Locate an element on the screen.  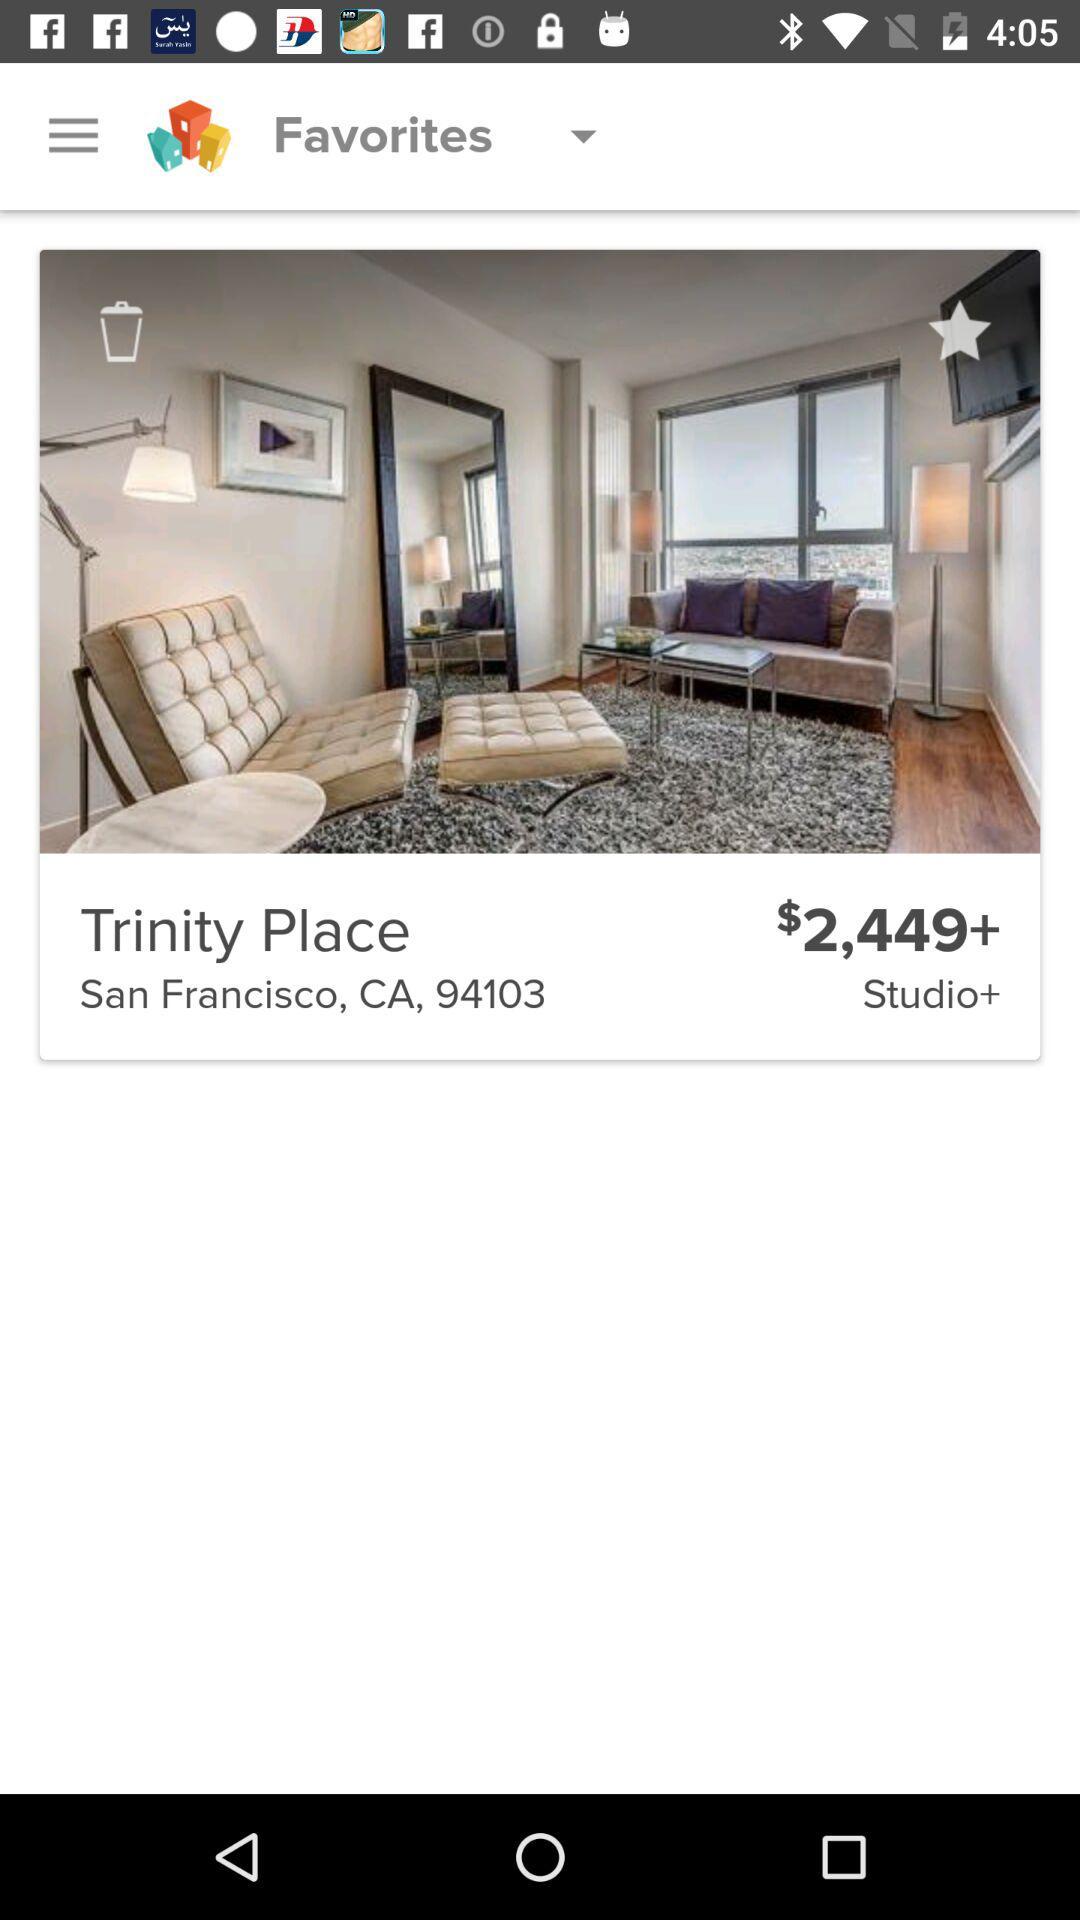
star icon to favorite is located at coordinates (957, 331).